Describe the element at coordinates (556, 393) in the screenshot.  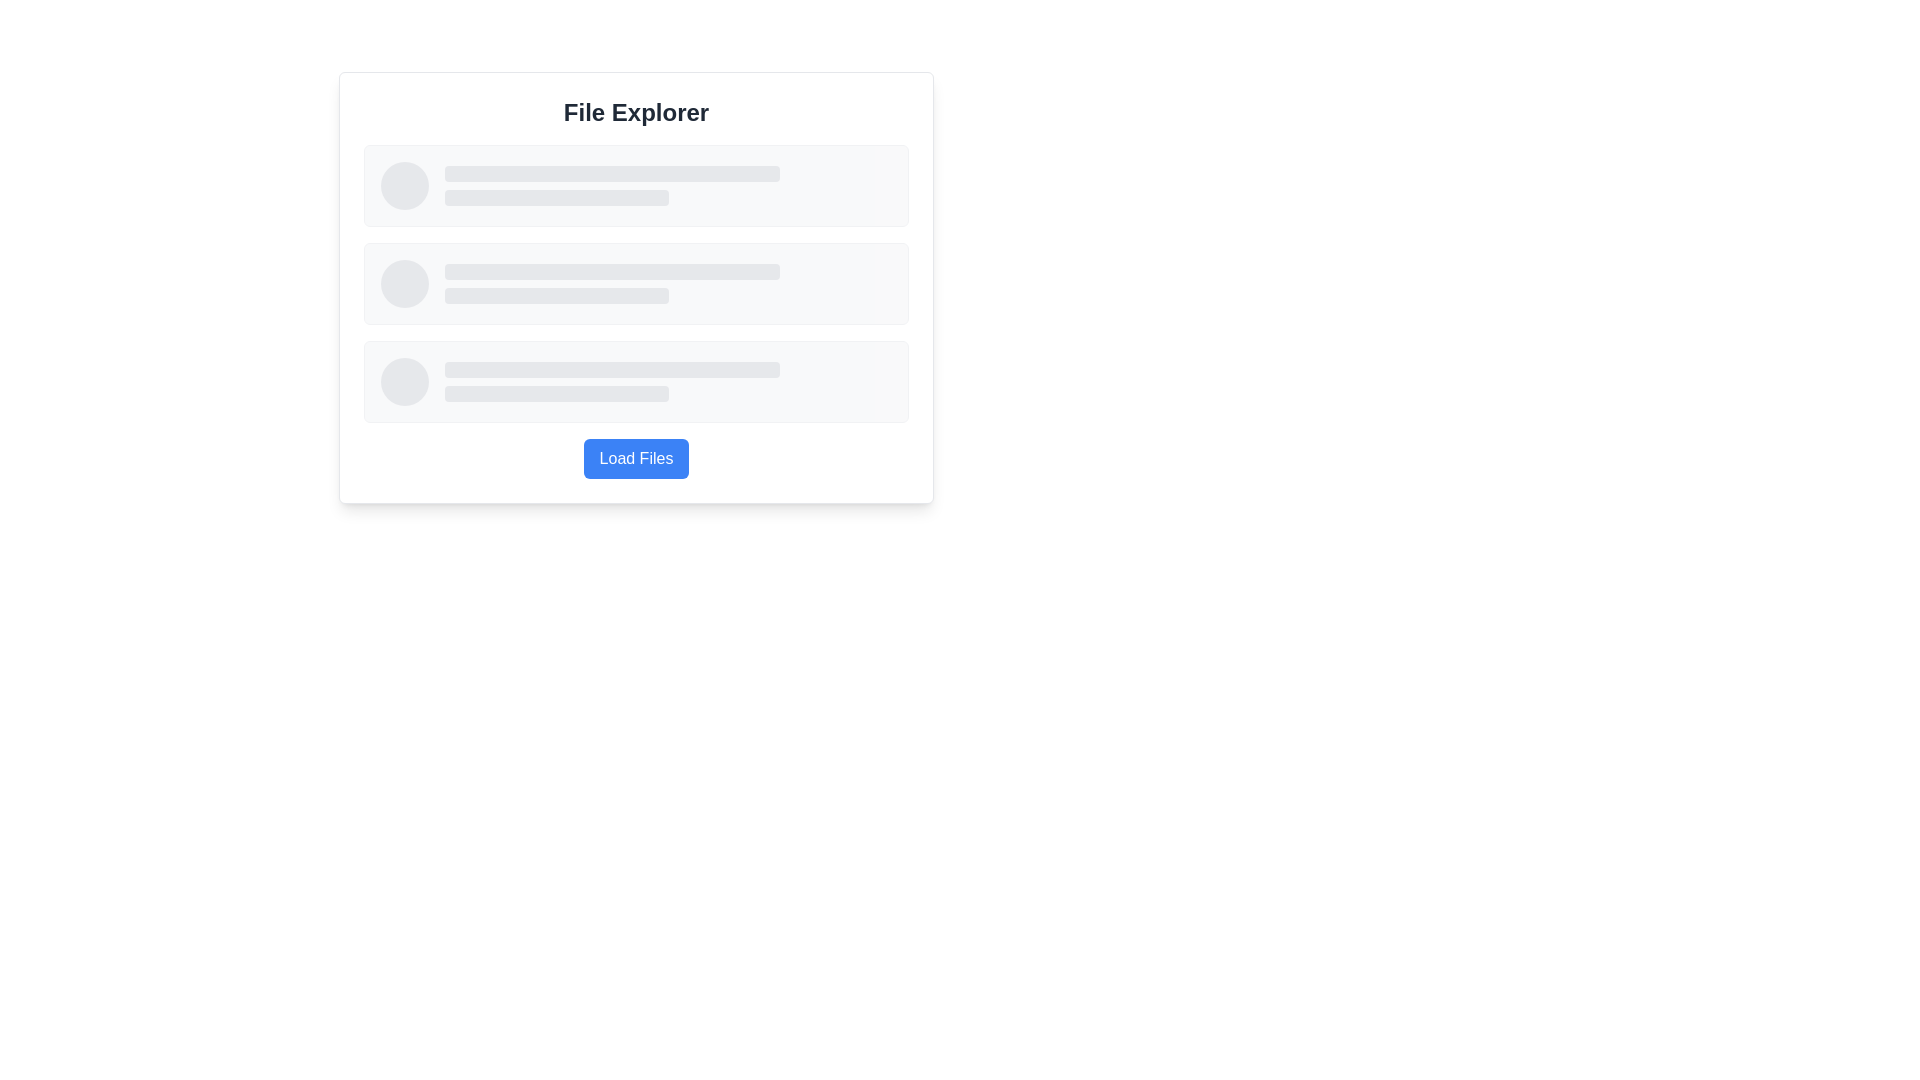
I see `the horizontal grey bar with rounded ends, which is the second item among two gray bars in the 'File Explorer' card area` at that location.